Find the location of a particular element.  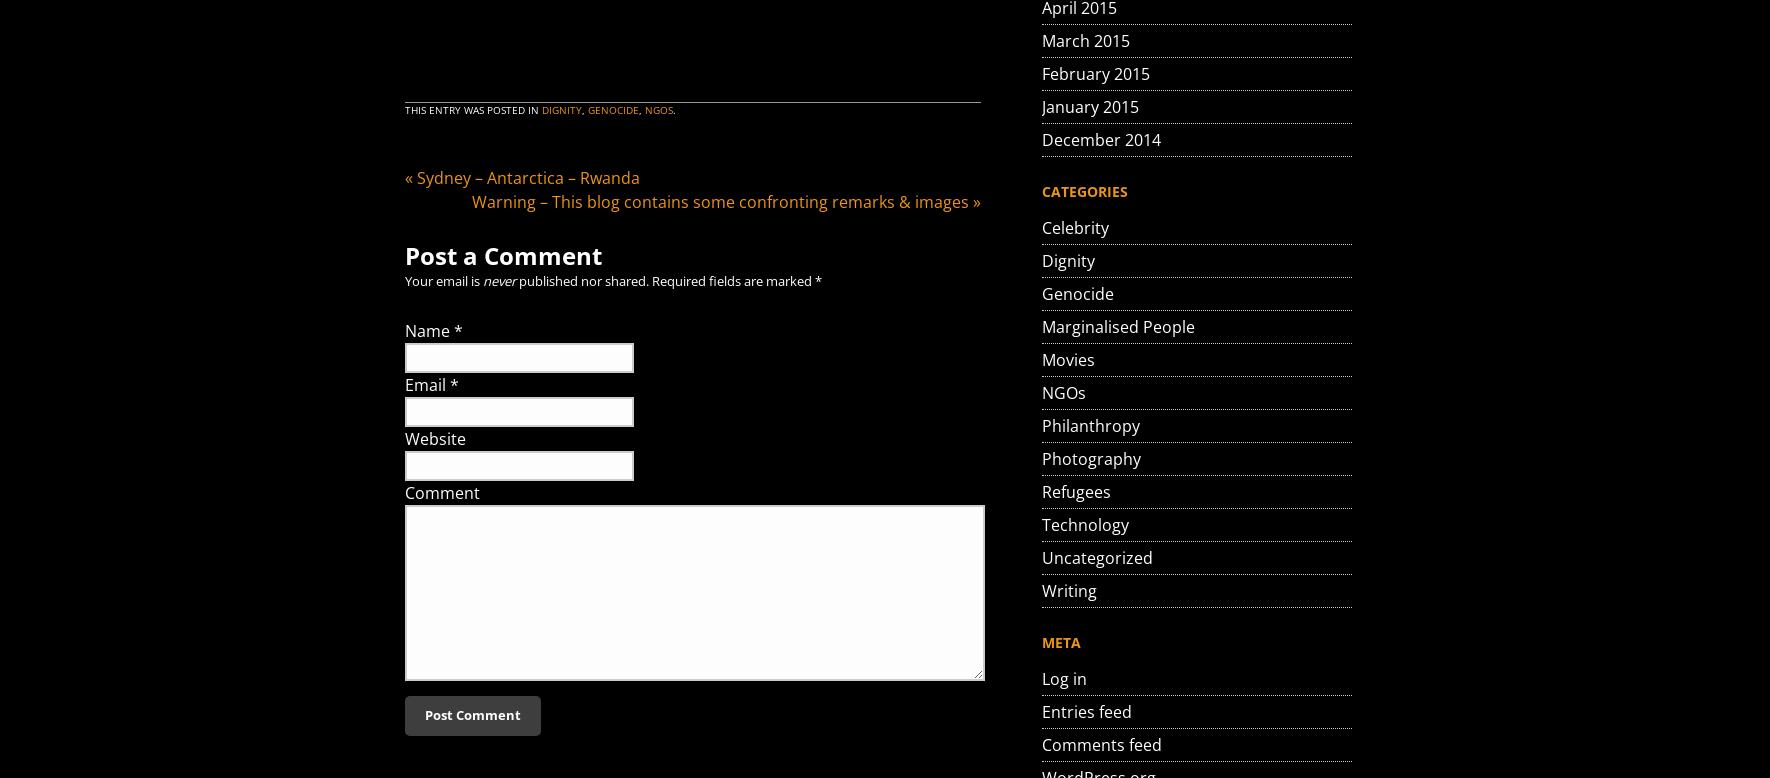

'.' is located at coordinates (673, 109).